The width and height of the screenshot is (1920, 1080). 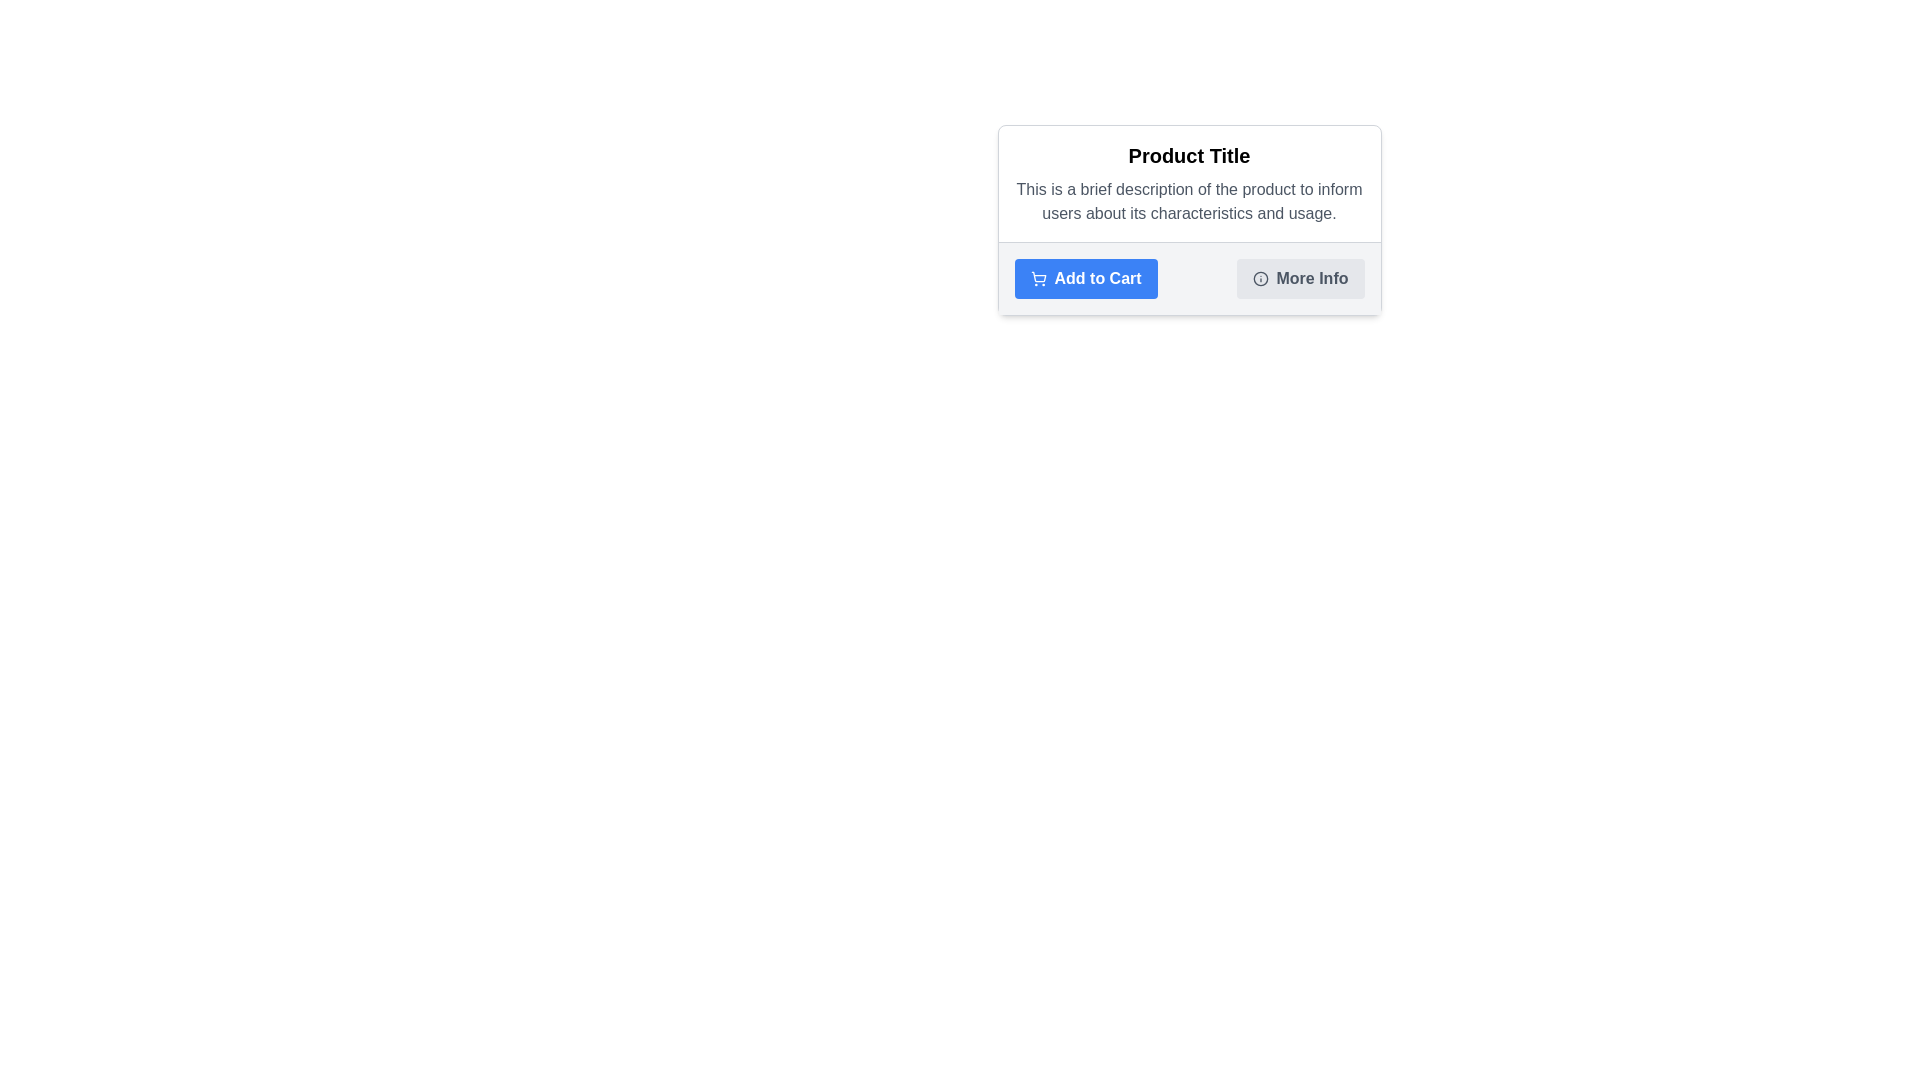 I want to click on the 'More Info' button, which is a rectangular button with a light gray background and rounded corners, located at the bottom of the content box titled 'Product Title', so click(x=1300, y=278).